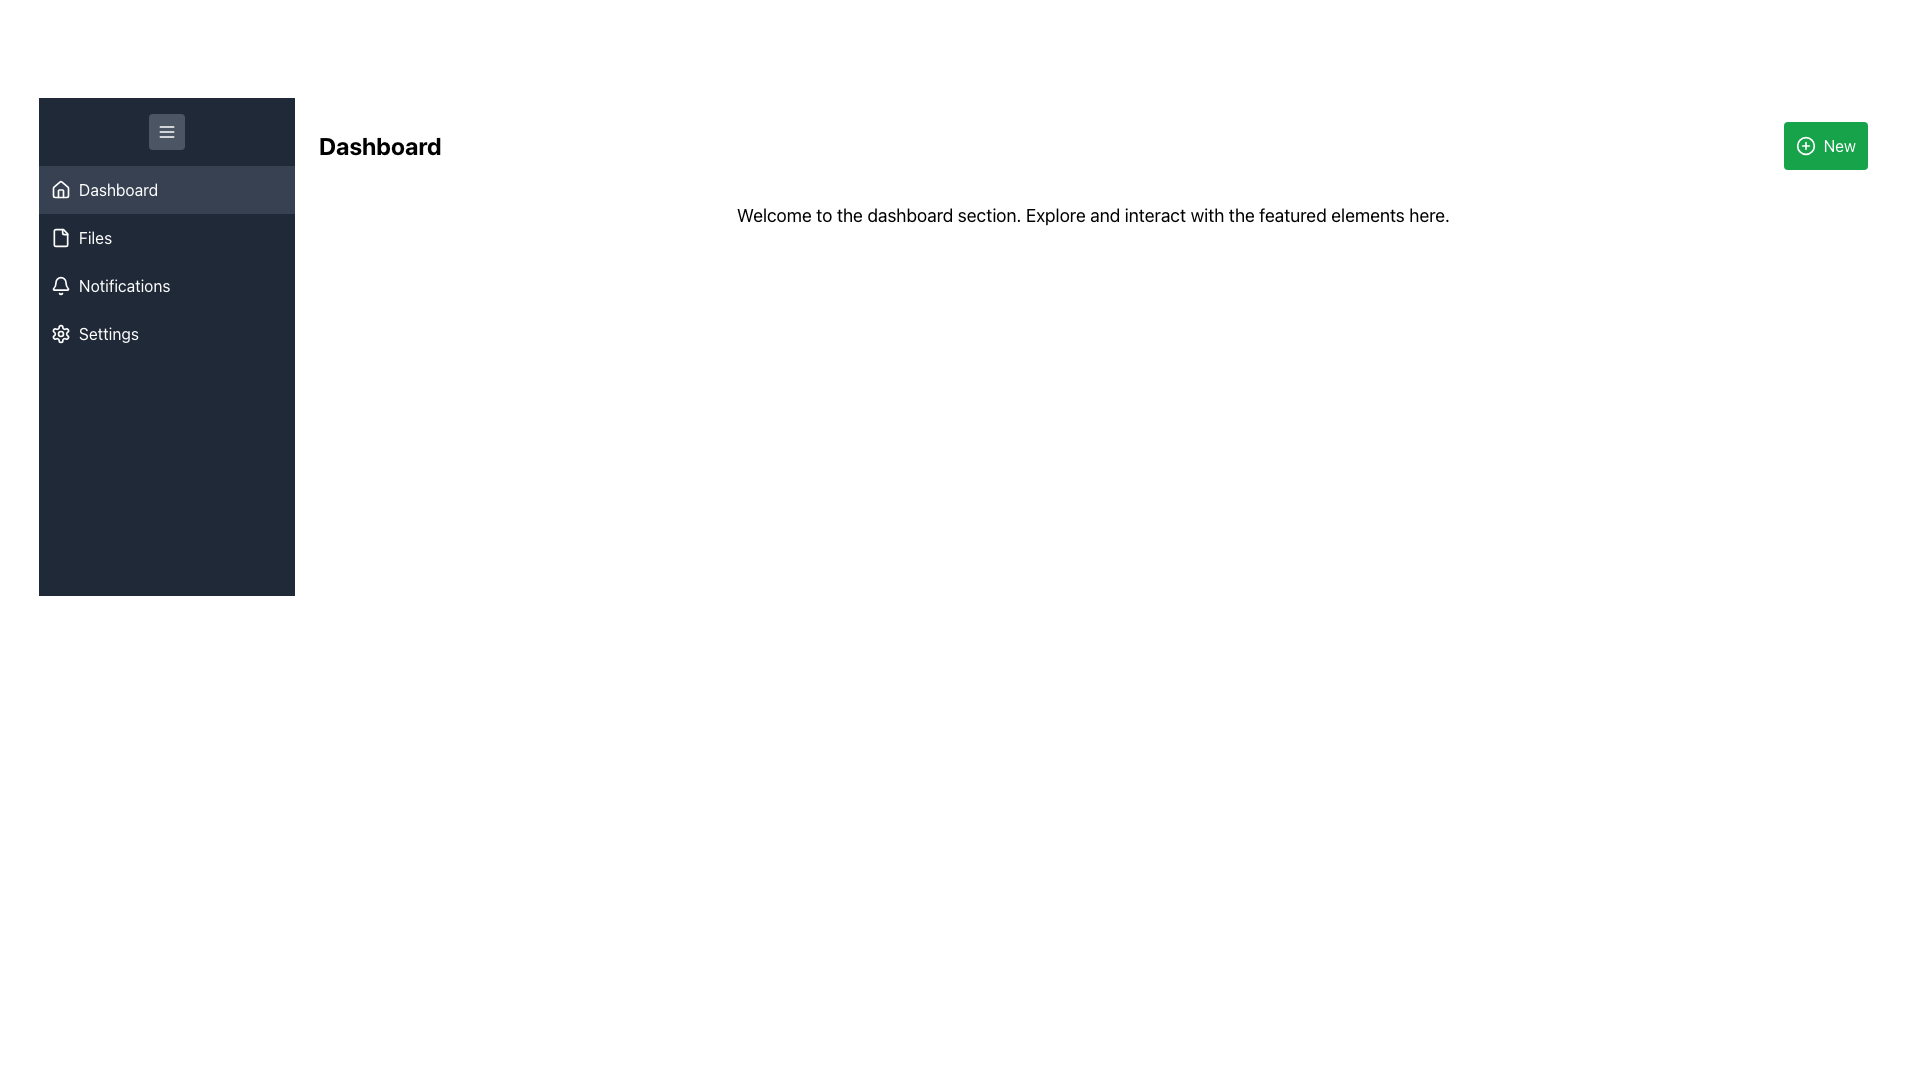  I want to click on the small house icon with a white outline located in the left sidebar, so click(61, 189).